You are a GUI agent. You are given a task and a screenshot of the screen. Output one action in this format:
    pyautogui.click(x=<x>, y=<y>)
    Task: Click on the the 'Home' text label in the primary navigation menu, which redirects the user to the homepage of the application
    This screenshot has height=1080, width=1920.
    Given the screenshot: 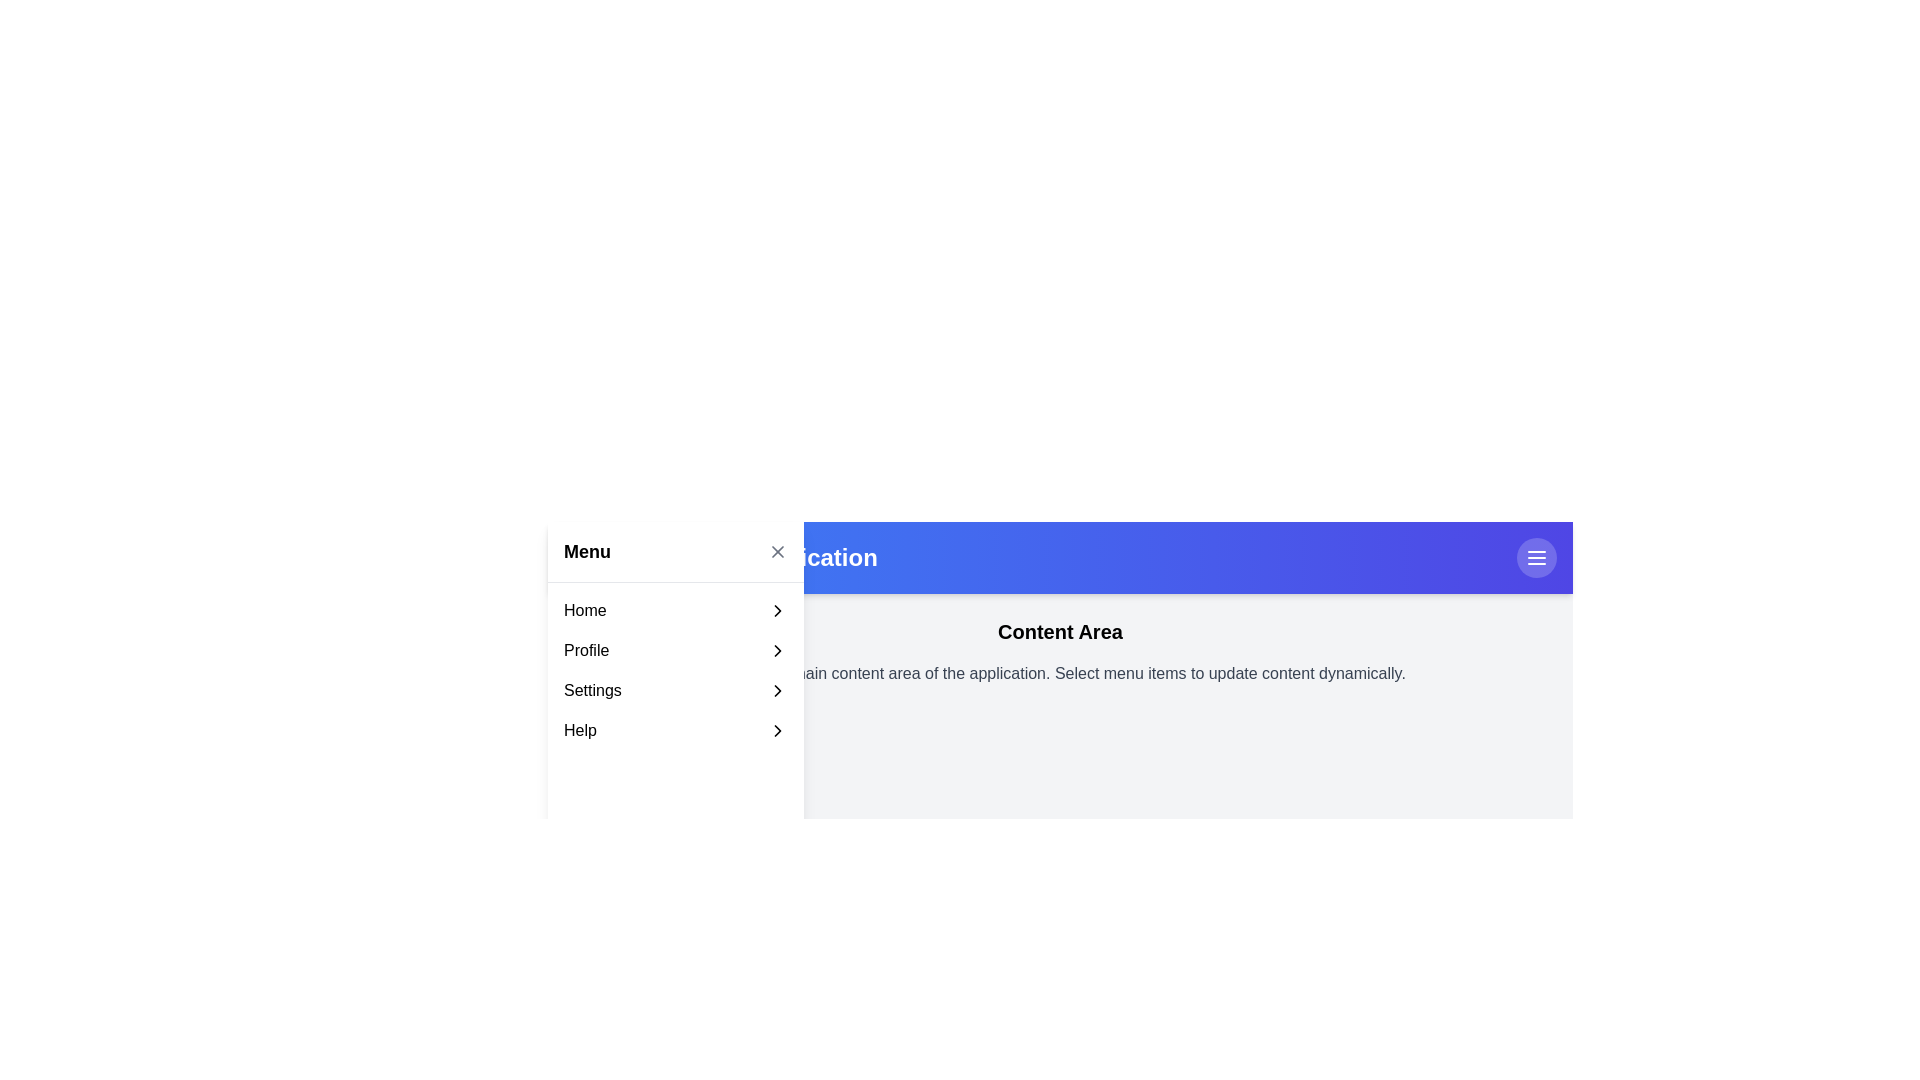 What is the action you would take?
    pyautogui.click(x=584, y=609)
    